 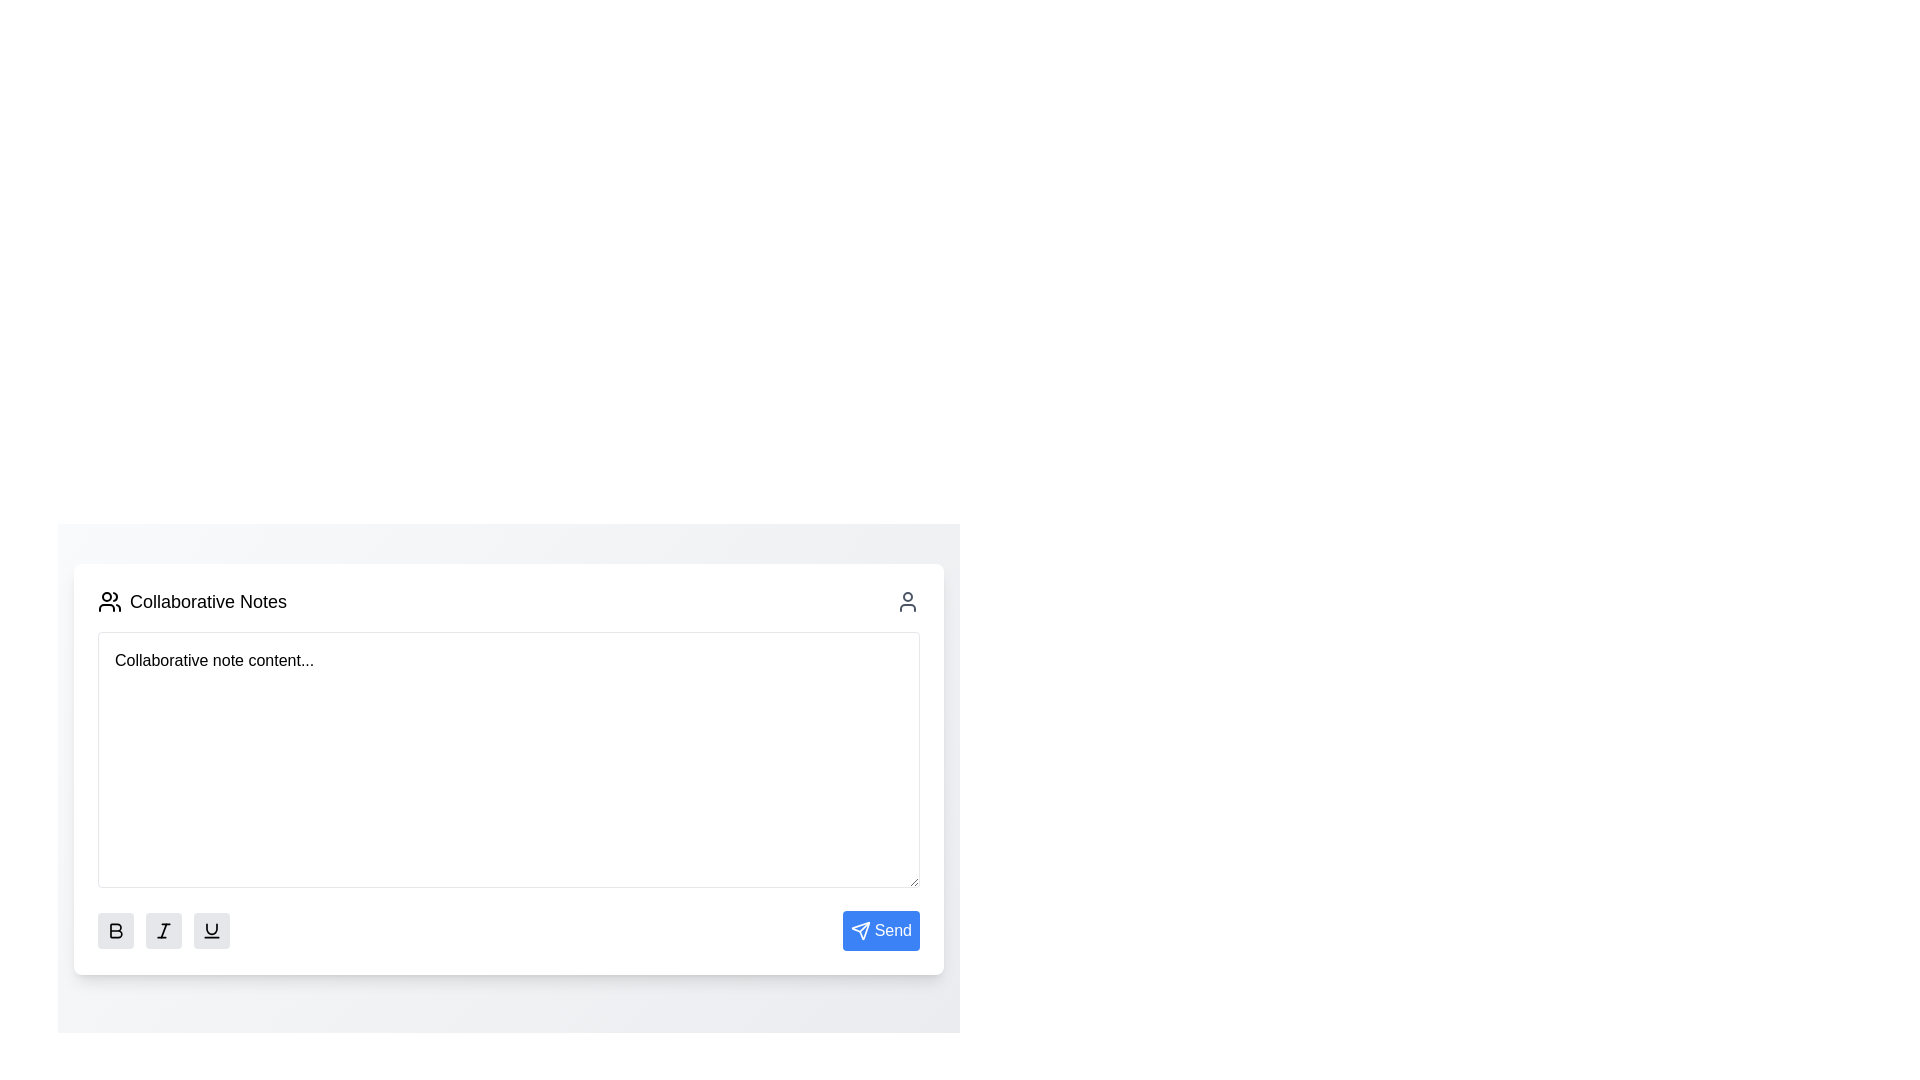 What do you see at coordinates (163, 930) in the screenshot?
I see `the italic formatting button, represented by a stylized 'I' icon, which is the second button in the row of formatting options under the text input area` at bounding box center [163, 930].